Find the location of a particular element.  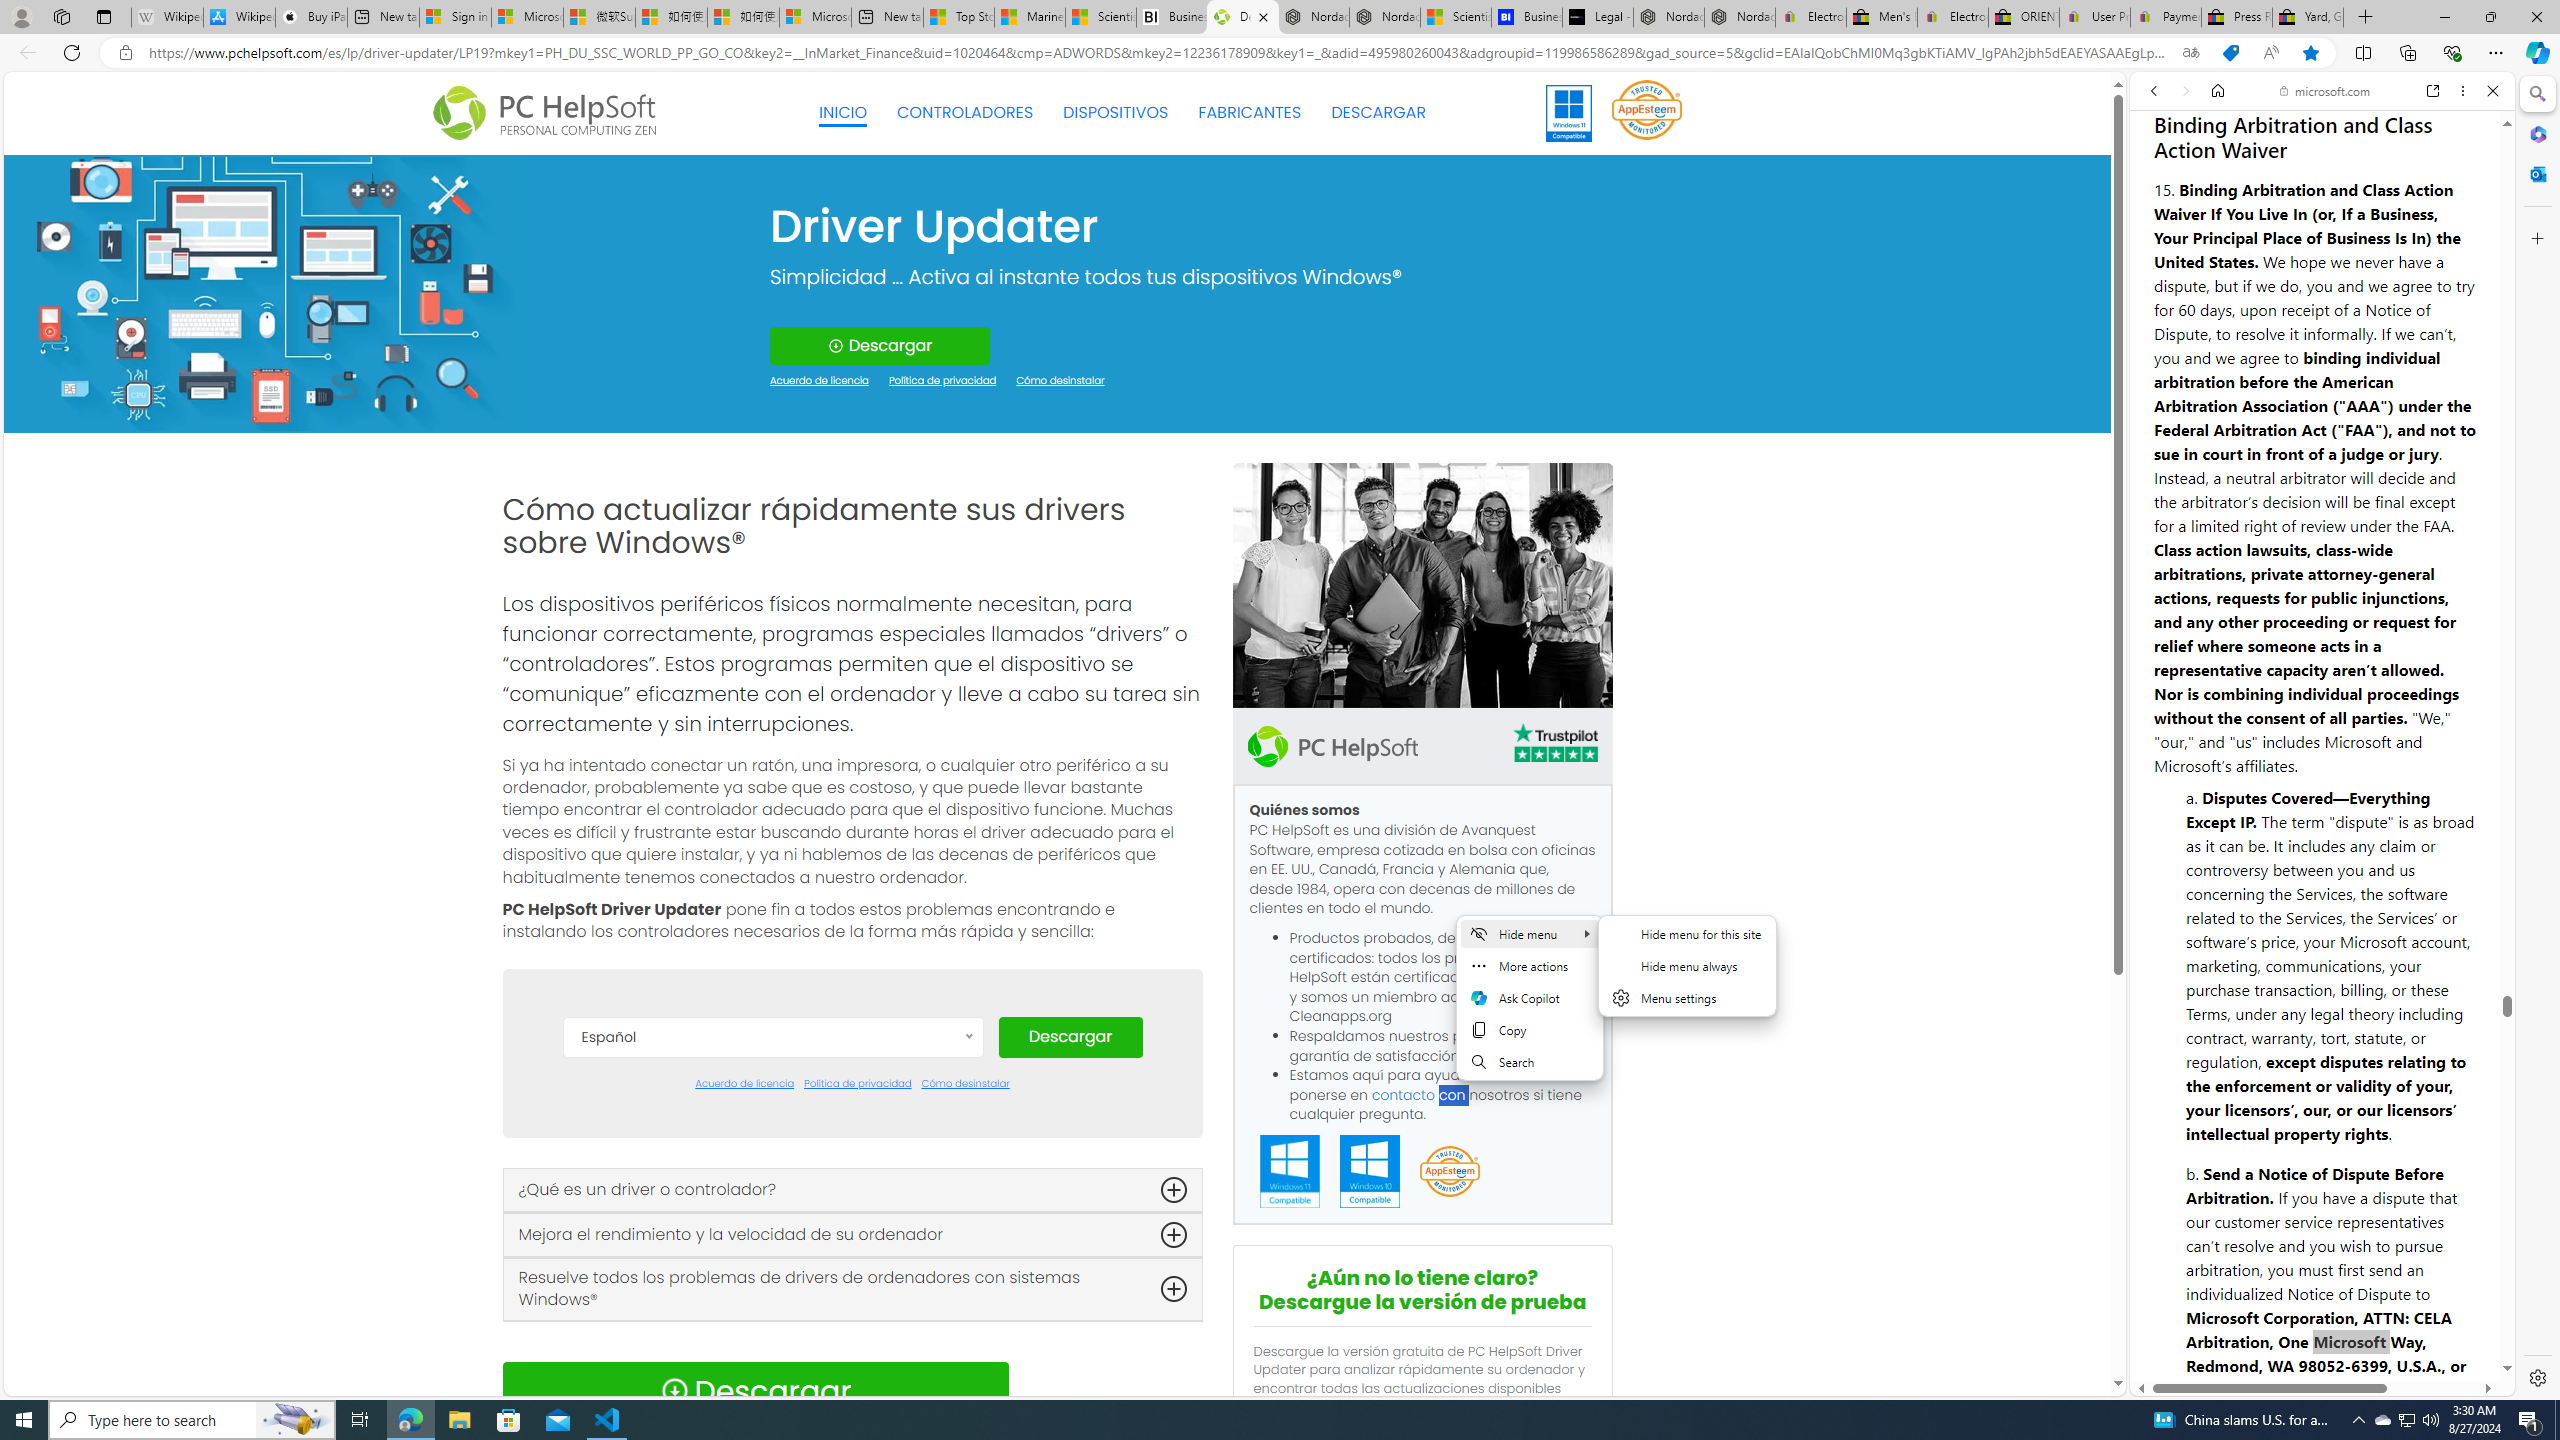

'Show translate options' is located at coordinates (2190, 53).